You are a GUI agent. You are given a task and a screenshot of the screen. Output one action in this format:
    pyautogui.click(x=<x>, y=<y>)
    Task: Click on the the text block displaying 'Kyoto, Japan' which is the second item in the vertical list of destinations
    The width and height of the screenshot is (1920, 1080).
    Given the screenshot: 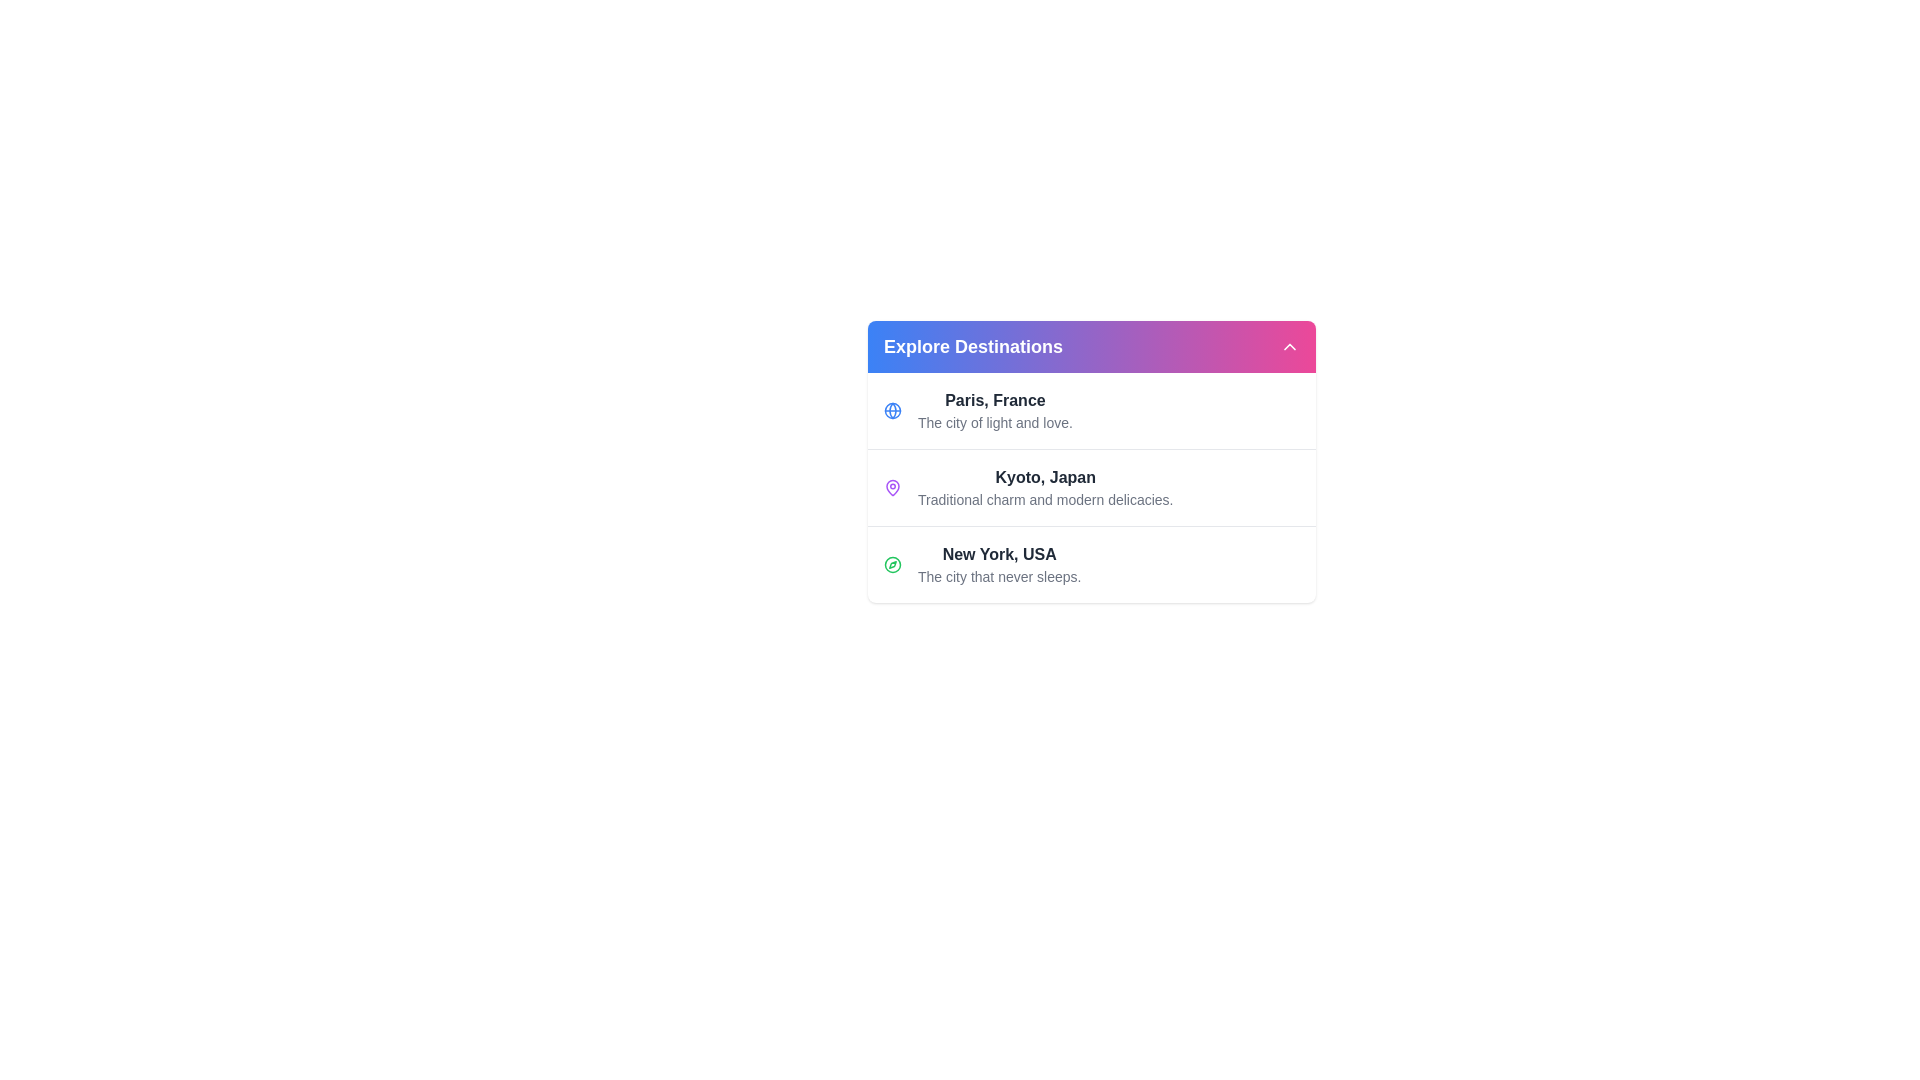 What is the action you would take?
    pyautogui.click(x=1044, y=488)
    